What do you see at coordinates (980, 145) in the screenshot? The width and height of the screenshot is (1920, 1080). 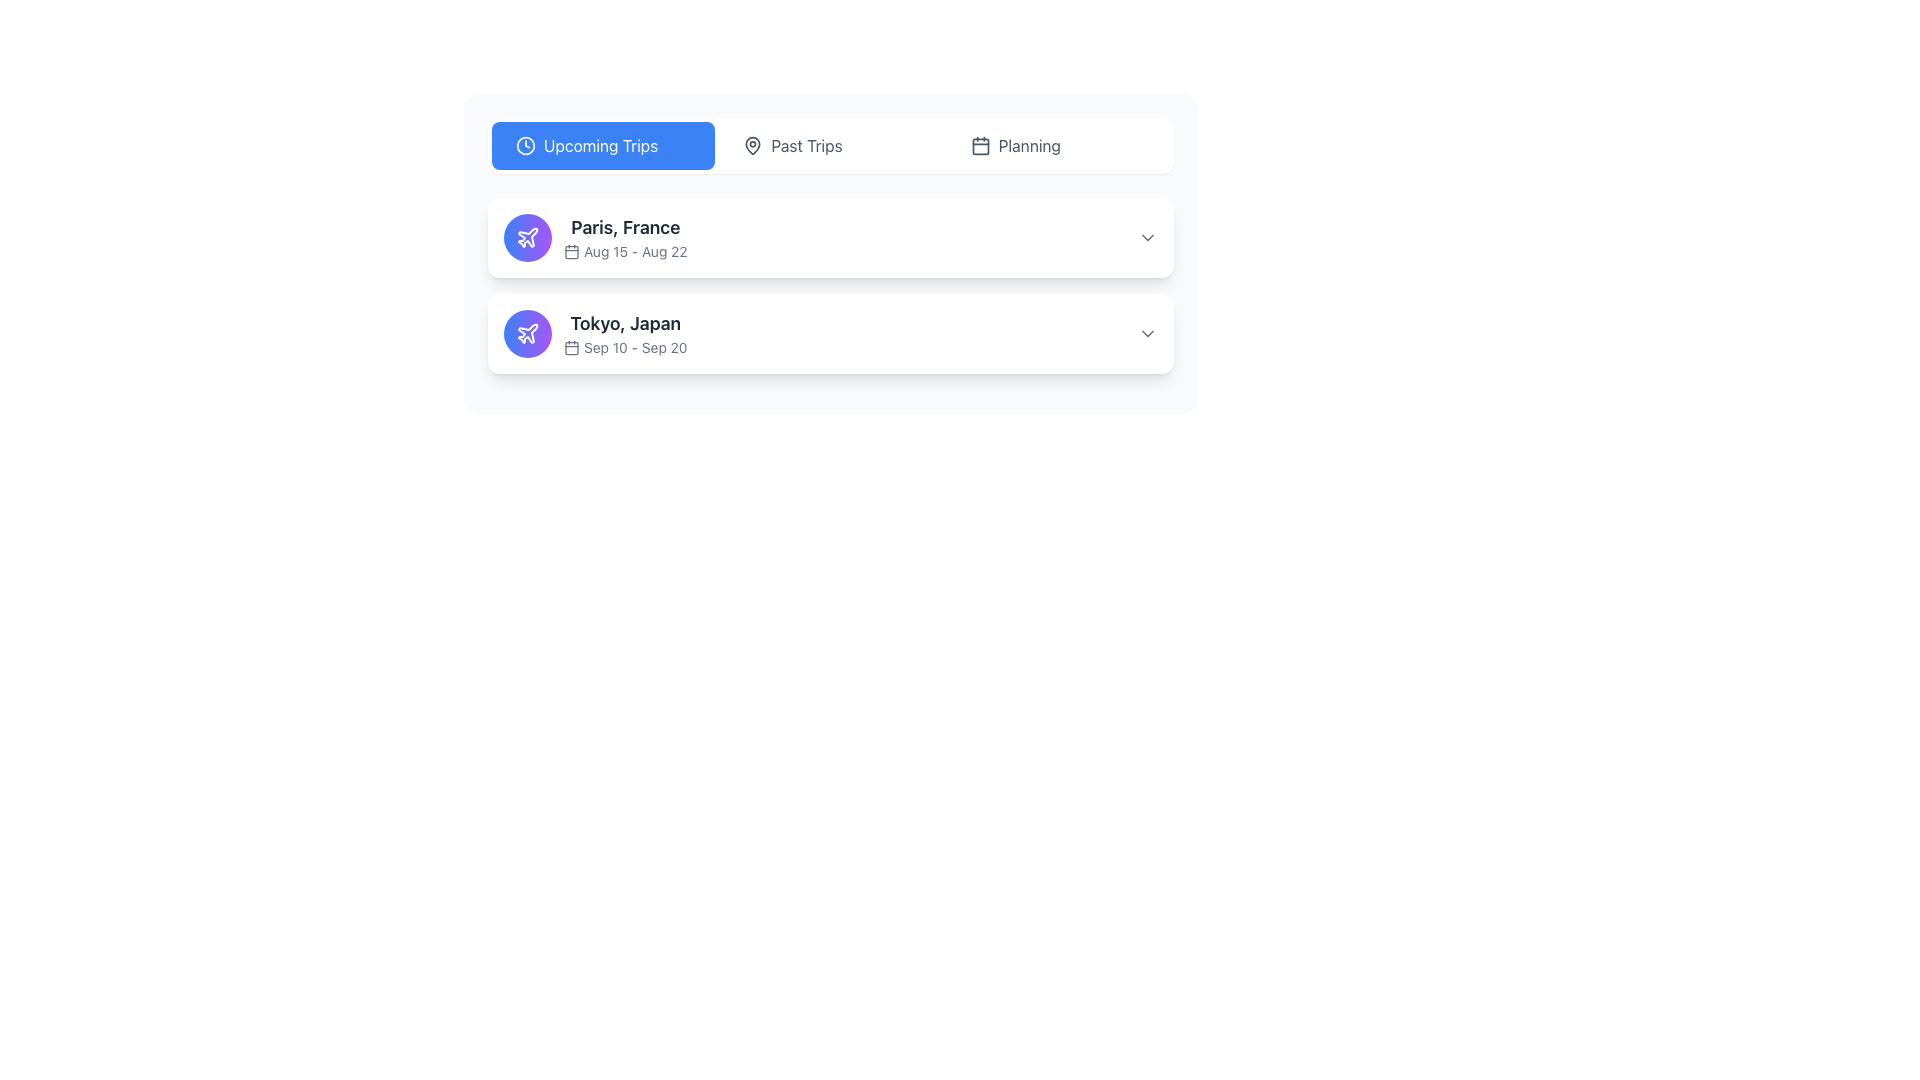 I see `the internal rectangle of the calendar icon located within the 'Planning' tab in the top navigation bar, which is positioned to the right of the 'Upcoming Trips' and 'Past Trips' tabs` at bounding box center [980, 145].